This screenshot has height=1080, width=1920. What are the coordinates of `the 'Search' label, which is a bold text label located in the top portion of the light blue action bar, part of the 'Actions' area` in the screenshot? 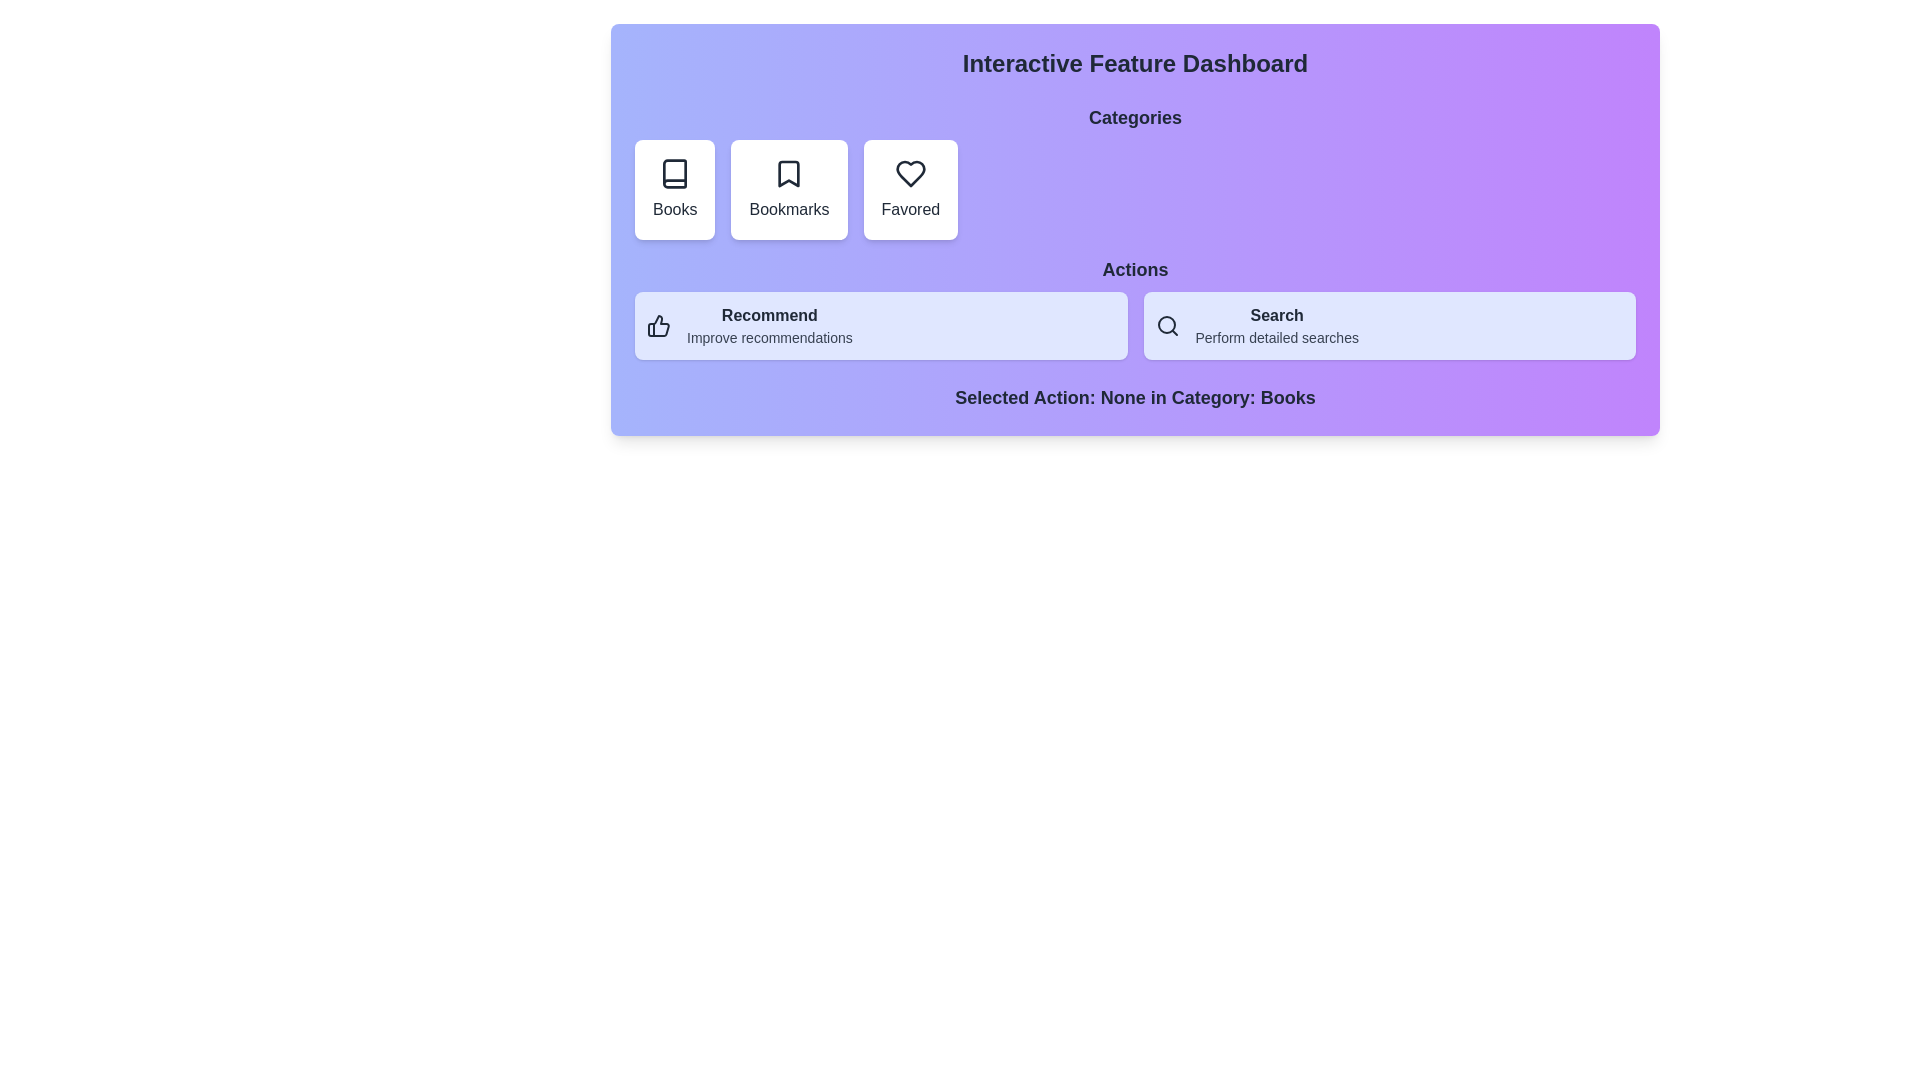 It's located at (1276, 315).